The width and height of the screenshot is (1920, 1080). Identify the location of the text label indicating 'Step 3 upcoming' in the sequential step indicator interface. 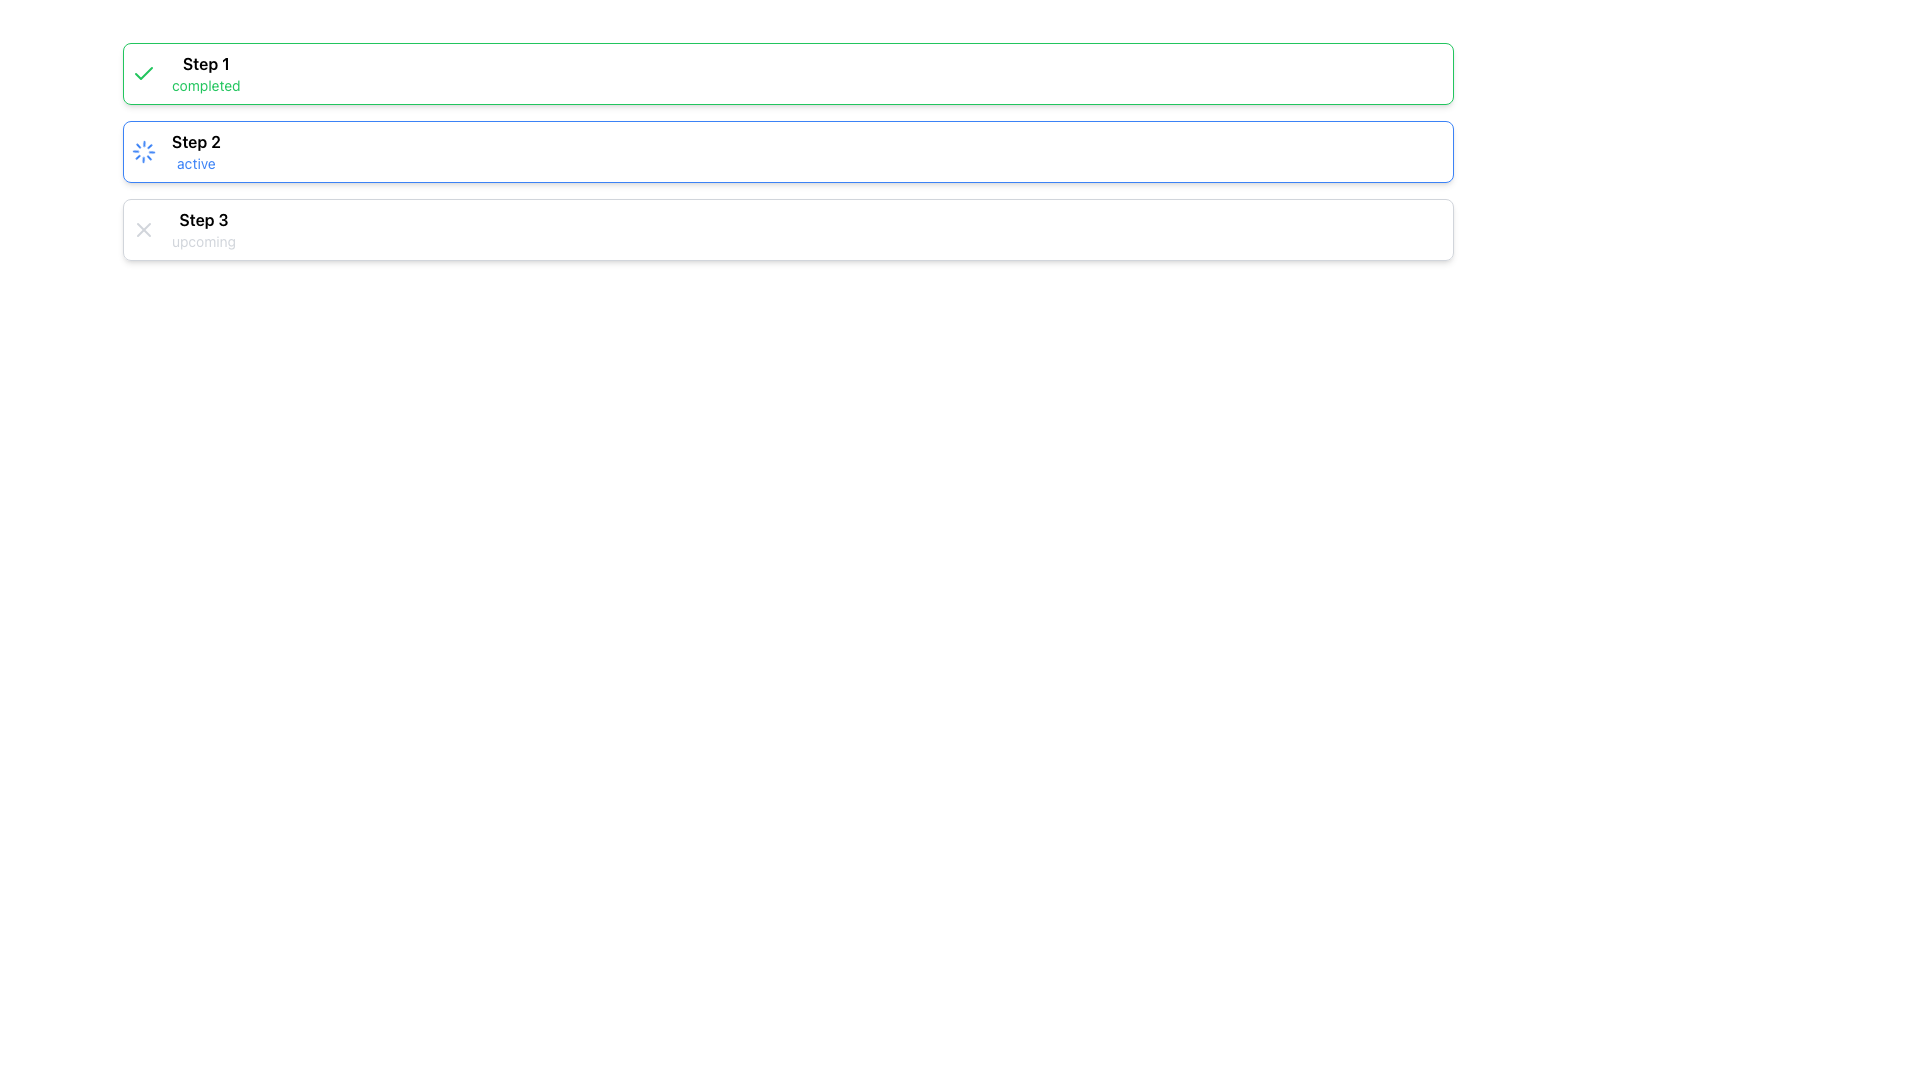
(203, 219).